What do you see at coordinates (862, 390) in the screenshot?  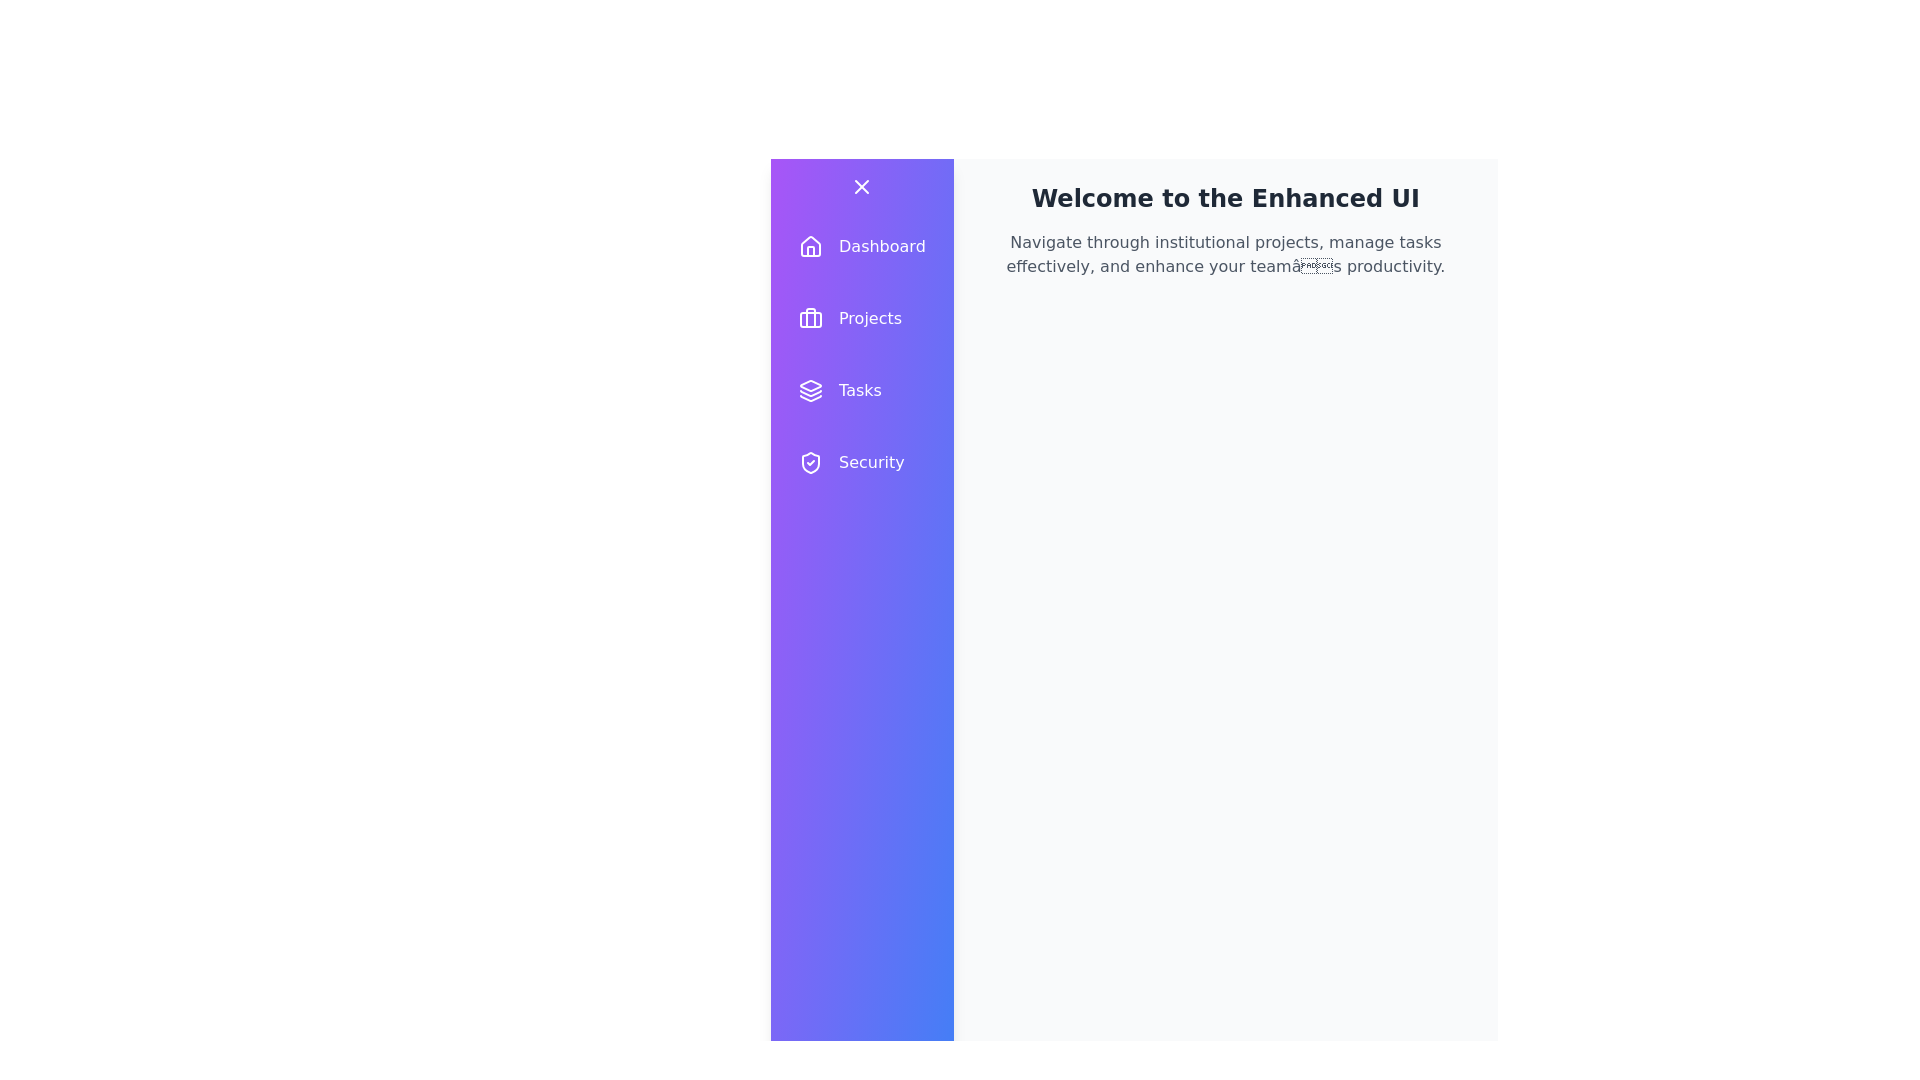 I see `the 'Tasks' interactive navigation item, which is the third item in the vertical navigation menu styled in white on a purple gradient background` at bounding box center [862, 390].